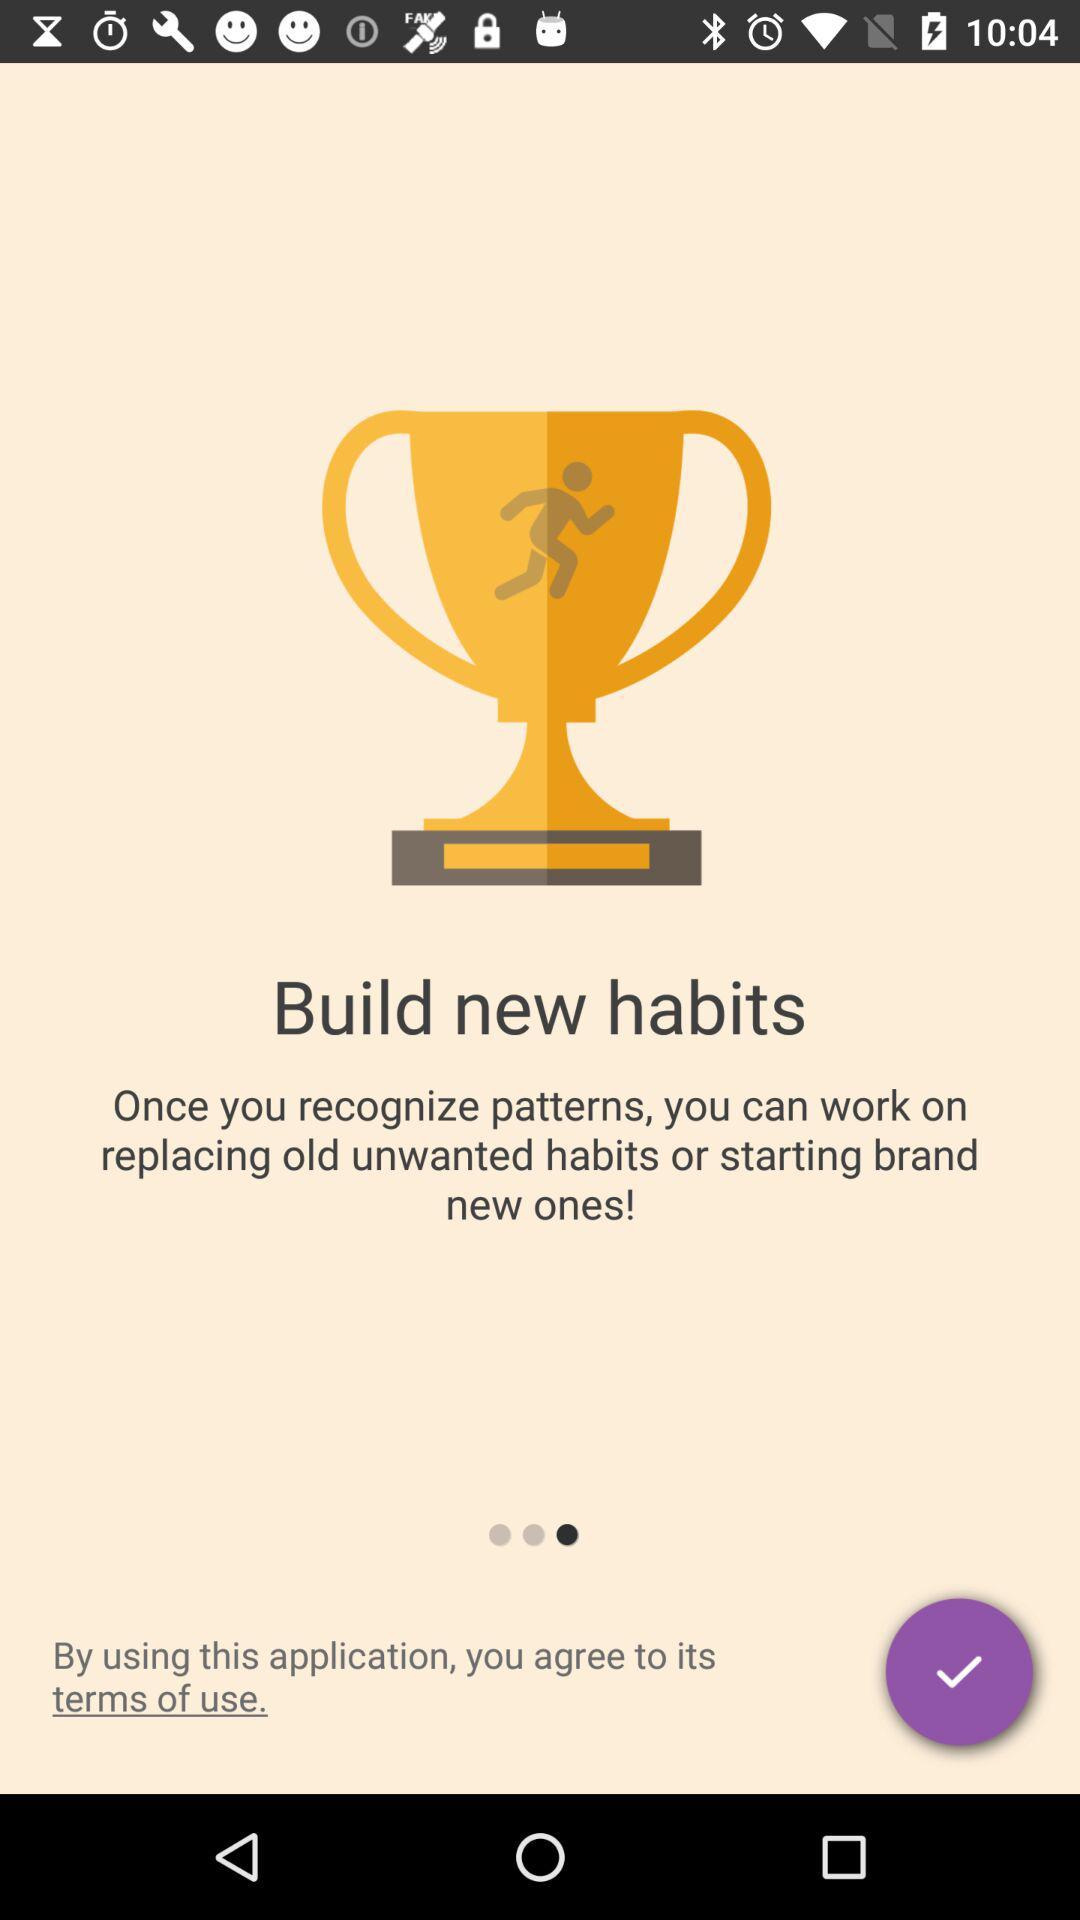 This screenshot has height=1920, width=1080. Describe the element at coordinates (426, 1675) in the screenshot. I see `by using this icon` at that location.